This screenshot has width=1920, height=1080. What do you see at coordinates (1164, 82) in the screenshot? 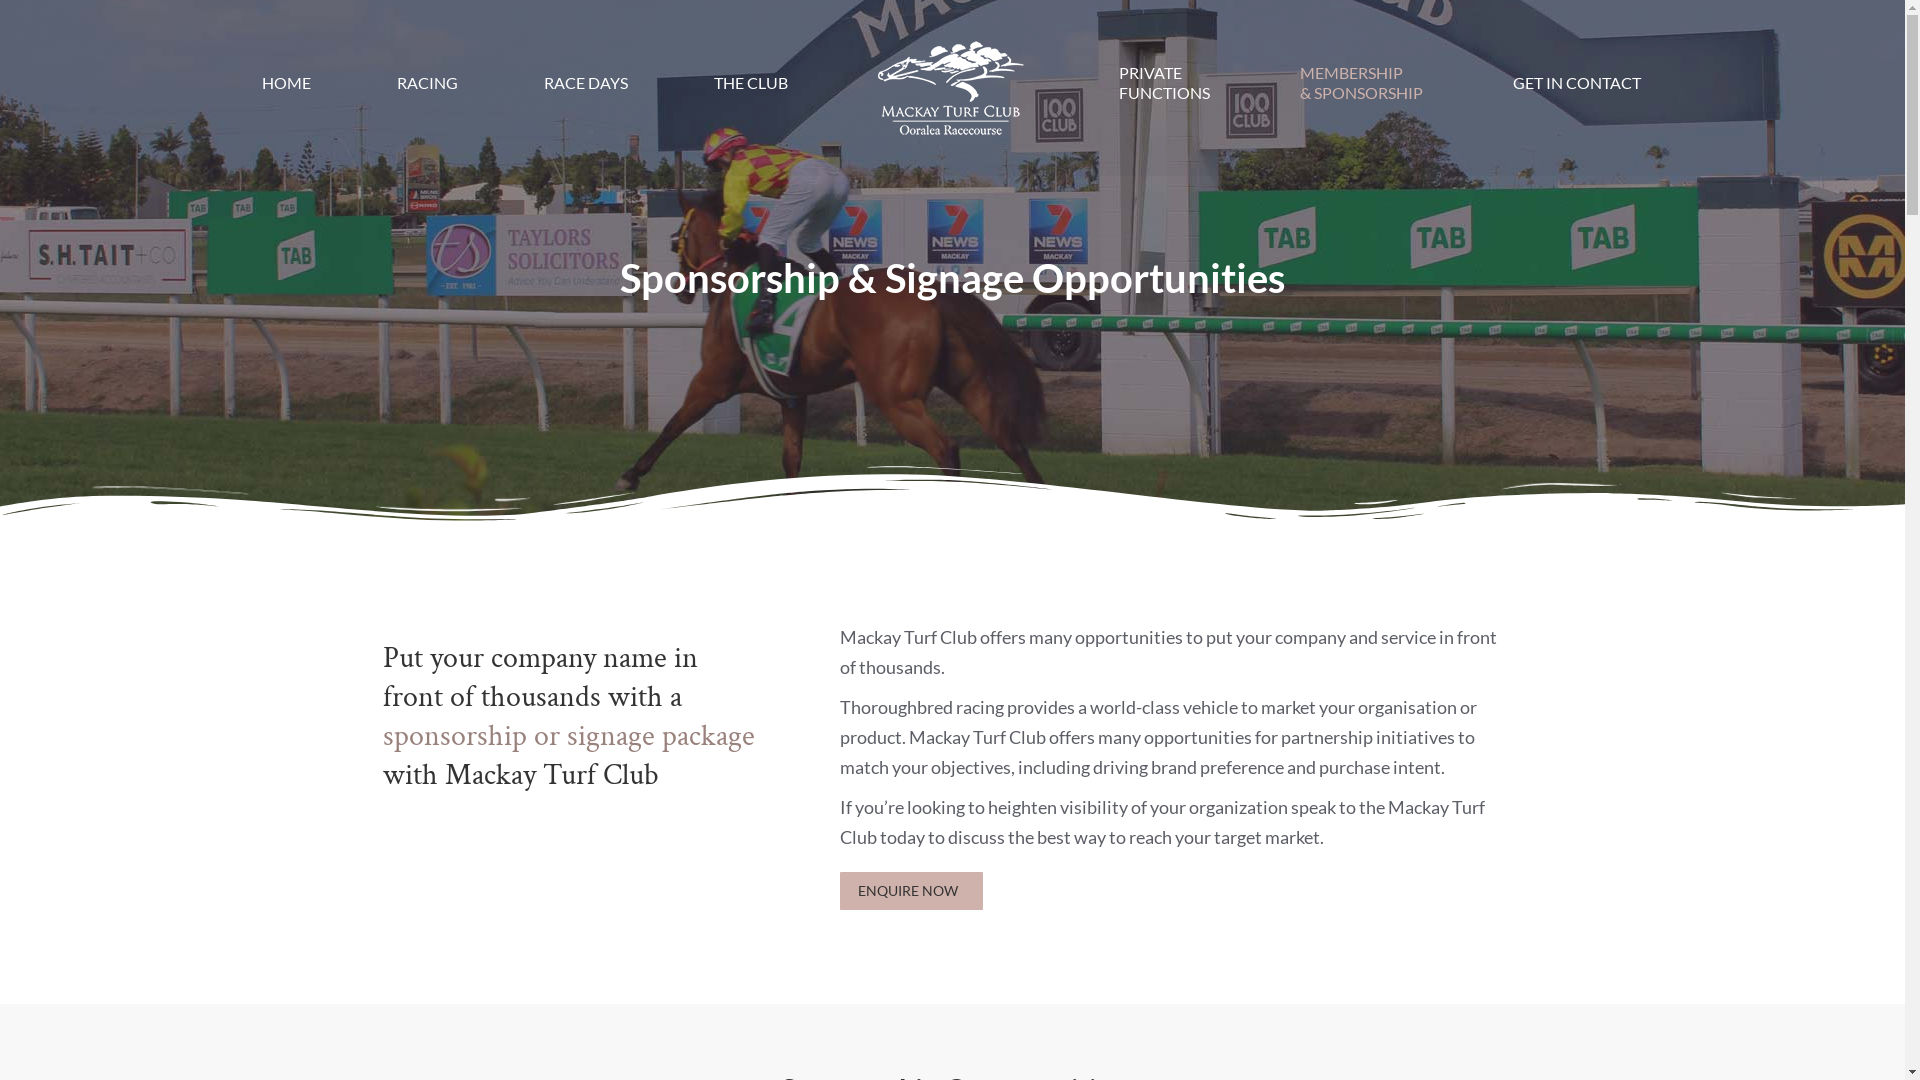
I see `'PRIVATE` at bounding box center [1164, 82].